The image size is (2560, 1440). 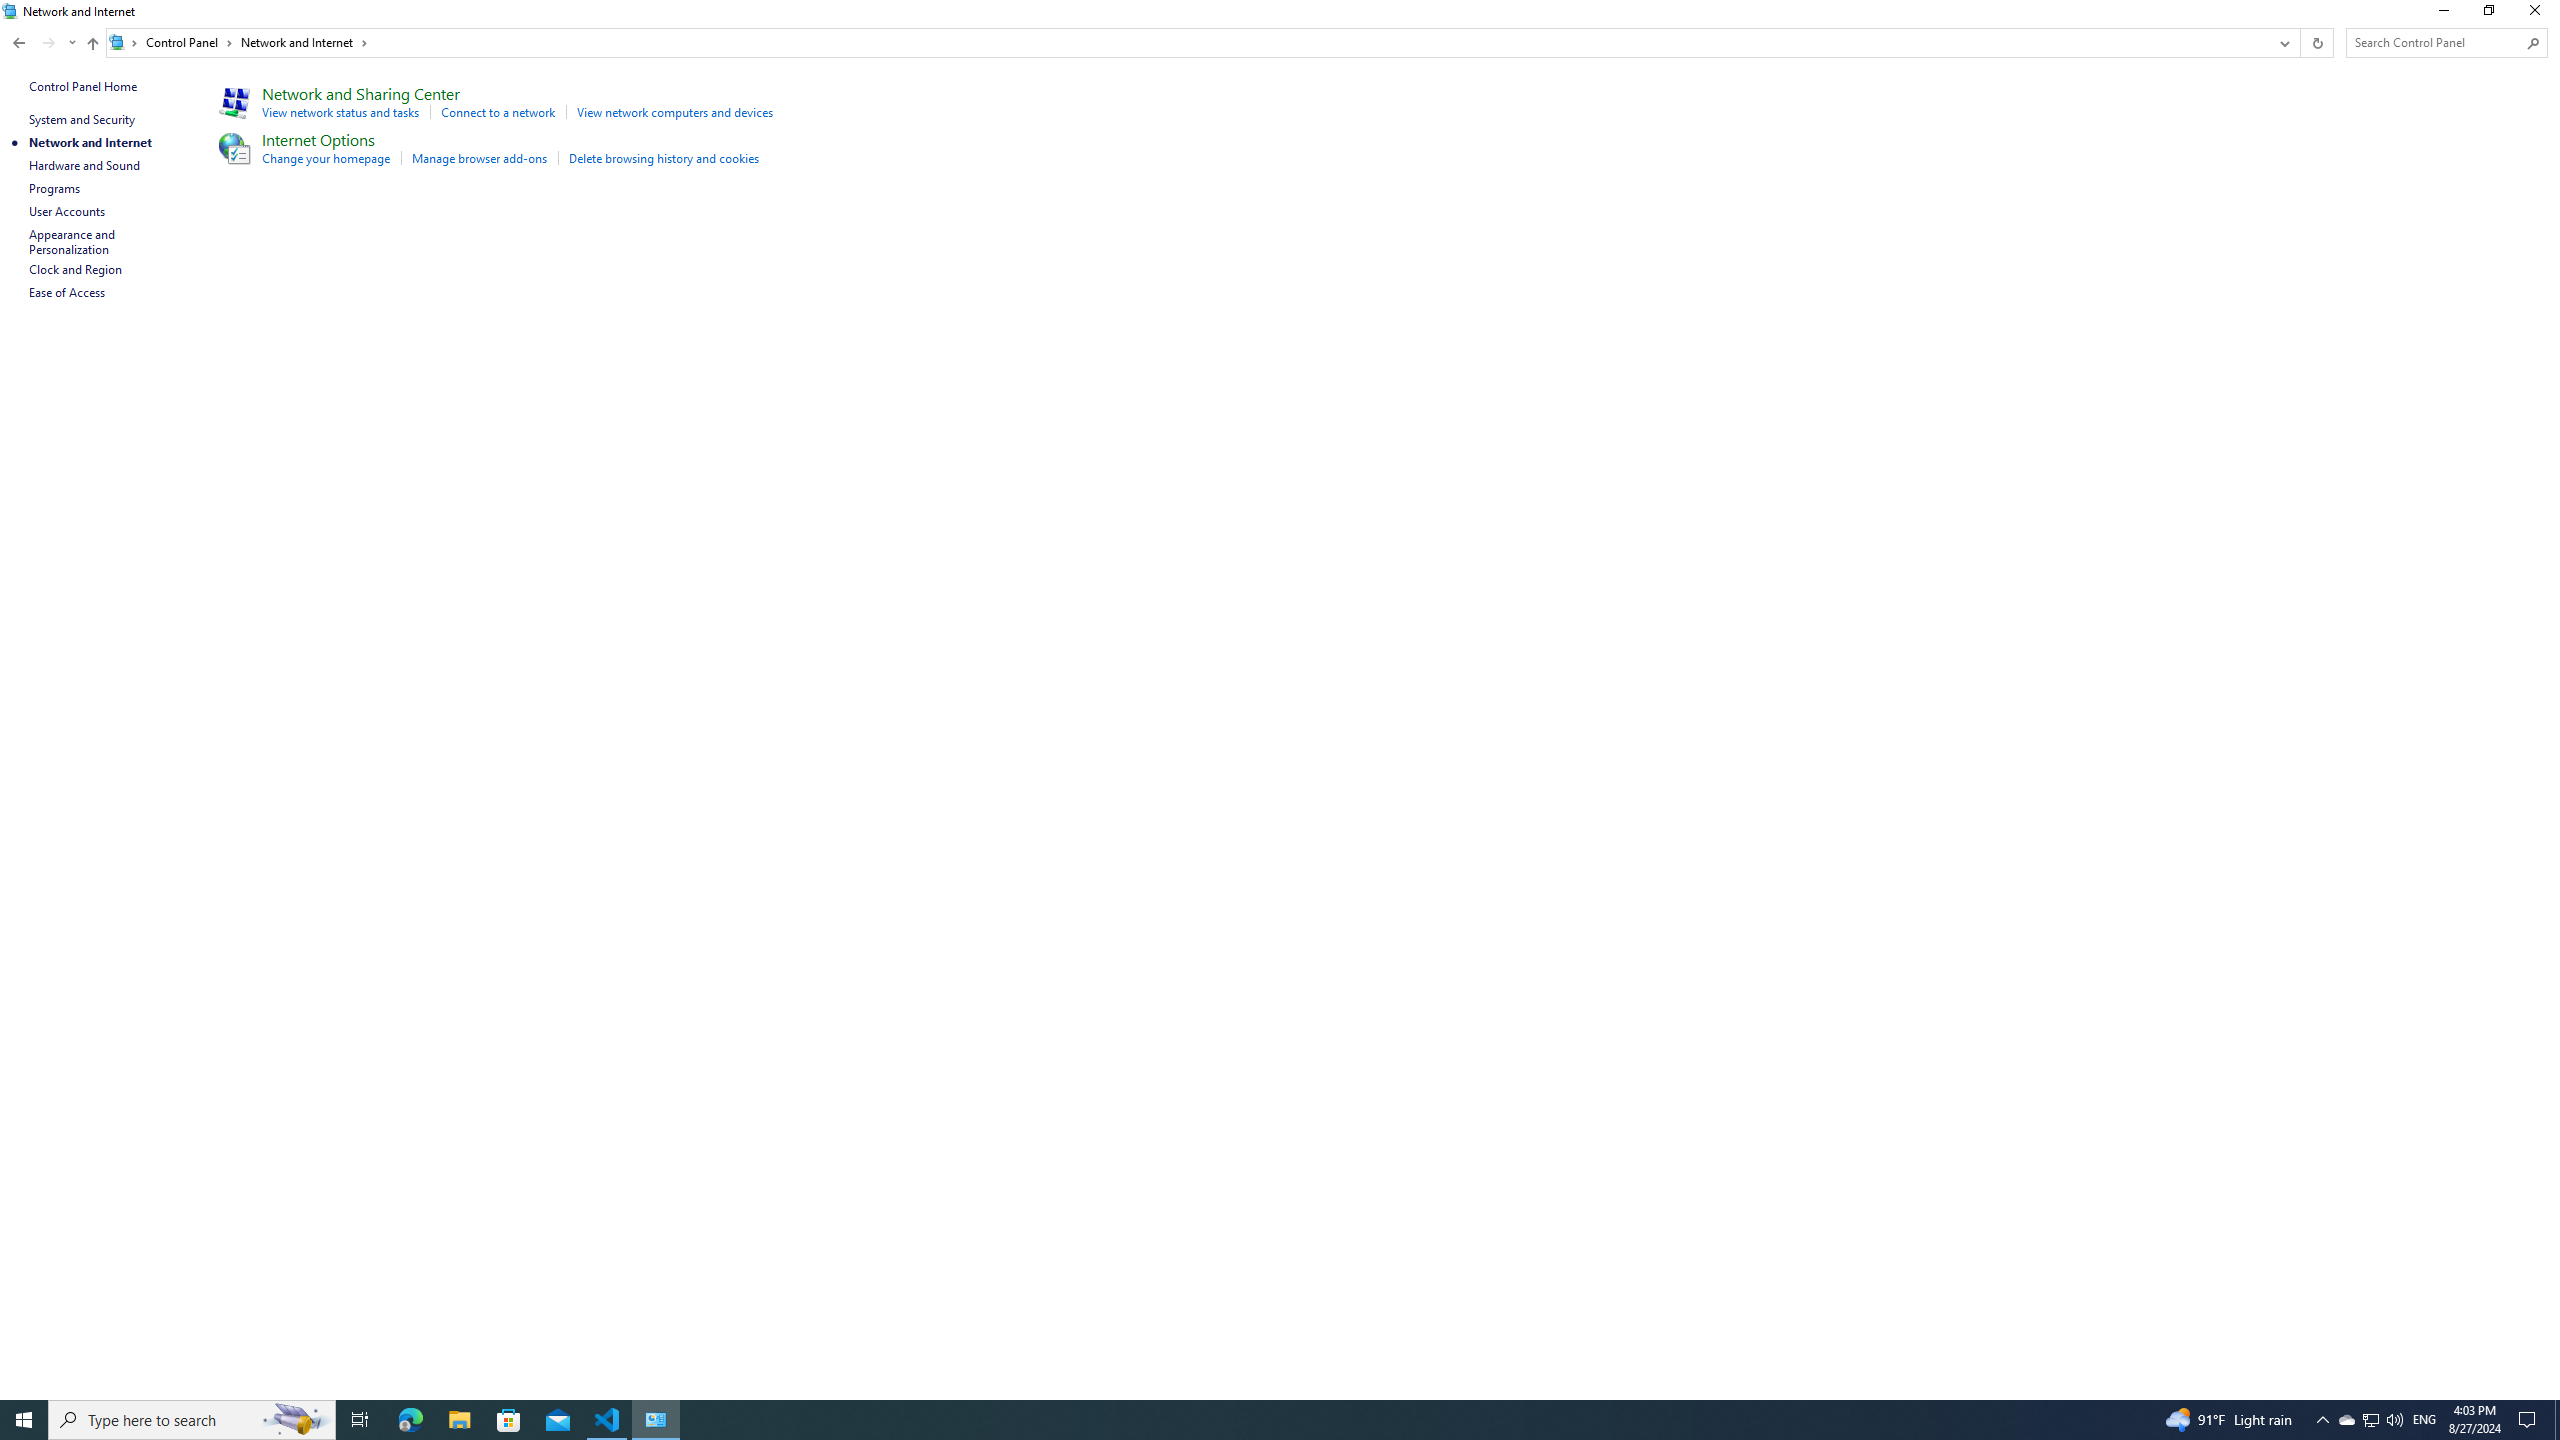 What do you see at coordinates (19, 42) in the screenshot?
I see `'Back to System and Security (Alt + Left Arrow)'` at bounding box center [19, 42].